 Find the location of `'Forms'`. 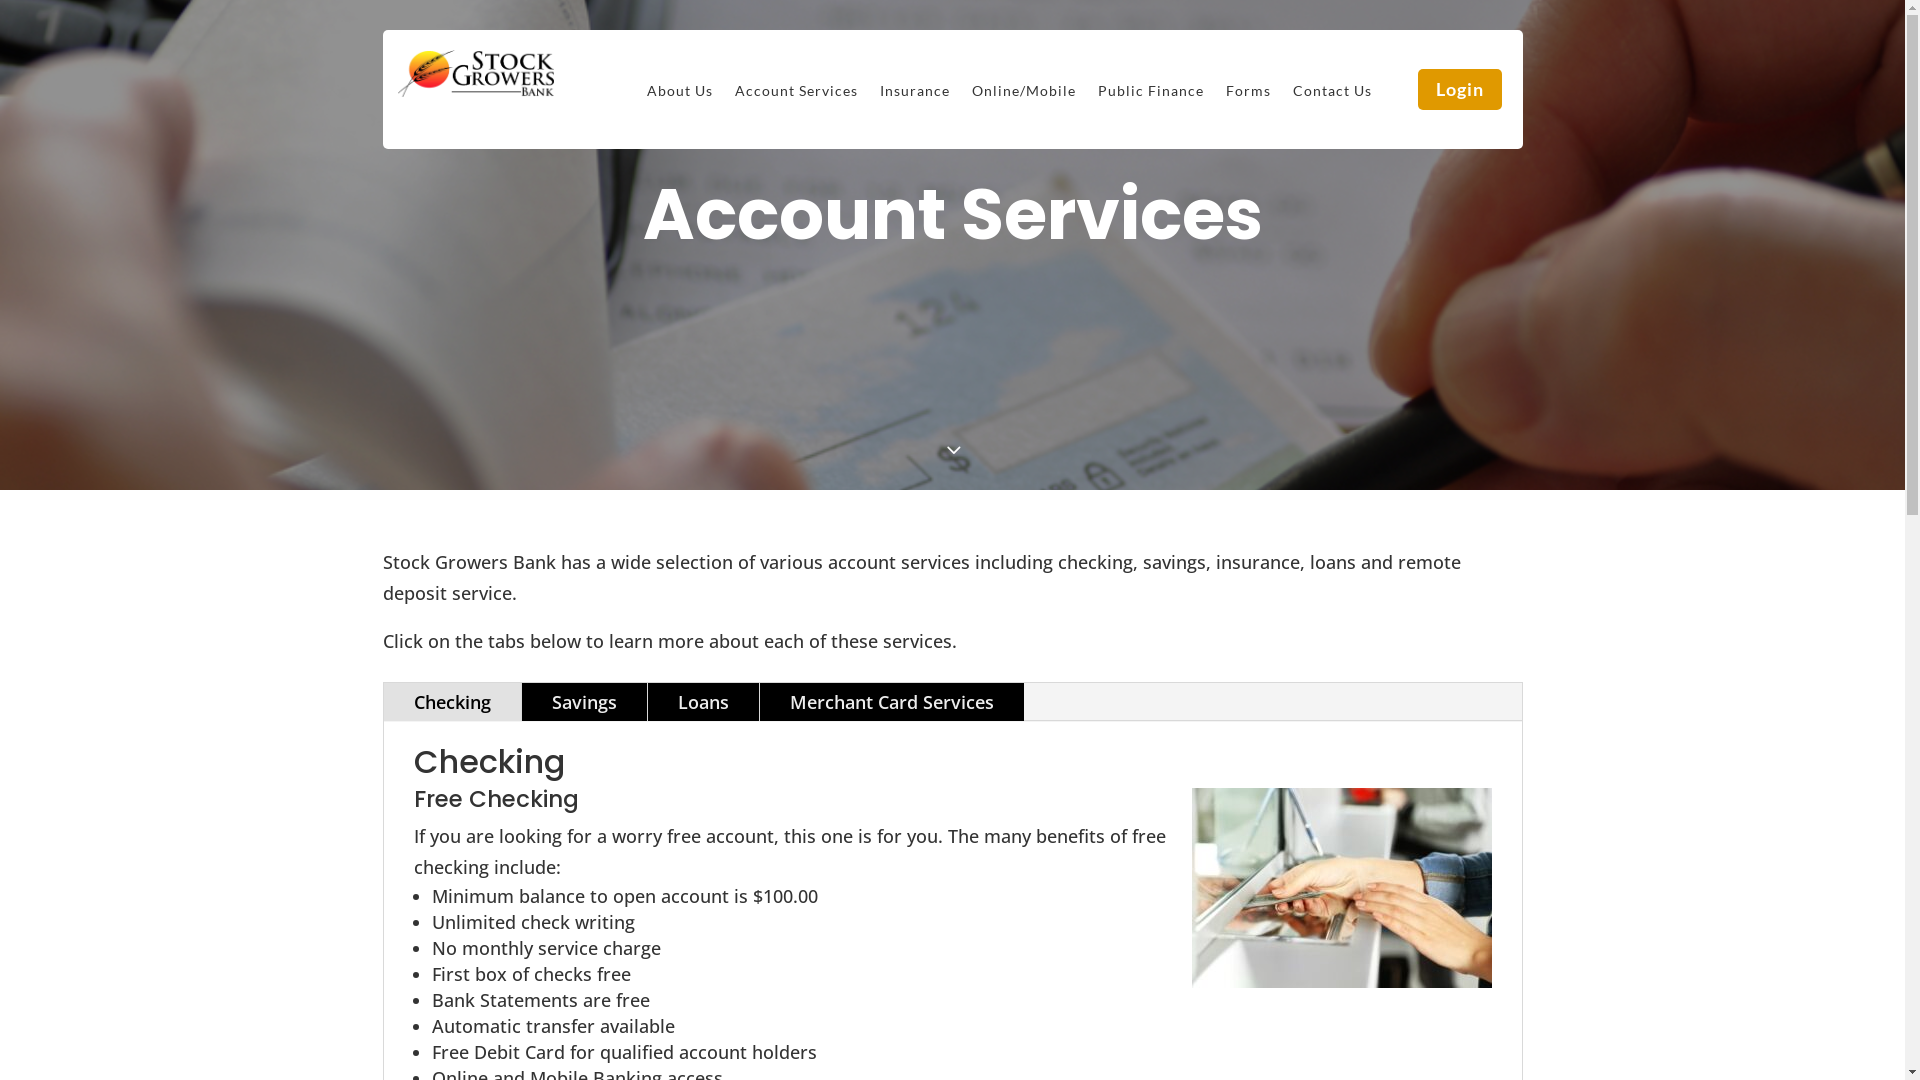

'Forms' is located at coordinates (1247, 95).